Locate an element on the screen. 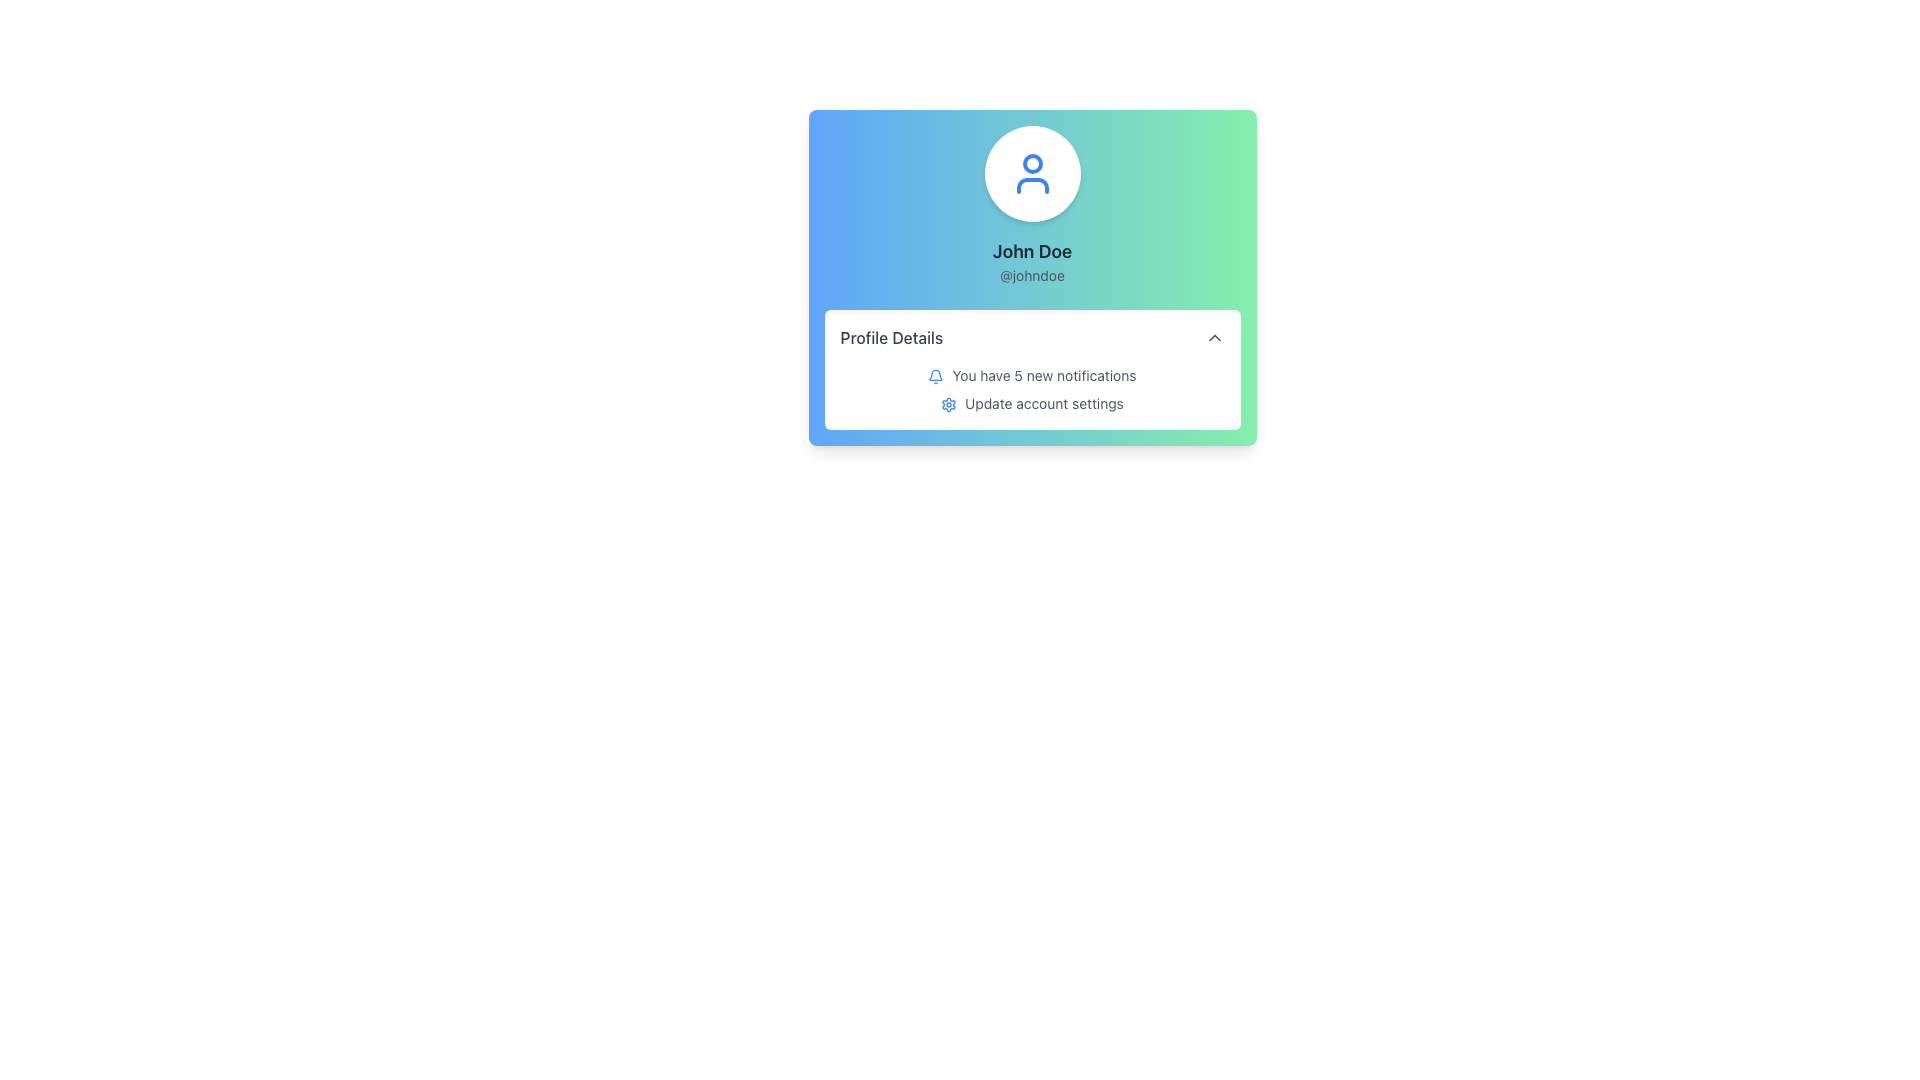 Image resolution: width=1920 pixels, height=1080 pixels. the settings icon located in the top right corner of the dropdown menu within the detailed profile section is located at coordinates (948, 405).